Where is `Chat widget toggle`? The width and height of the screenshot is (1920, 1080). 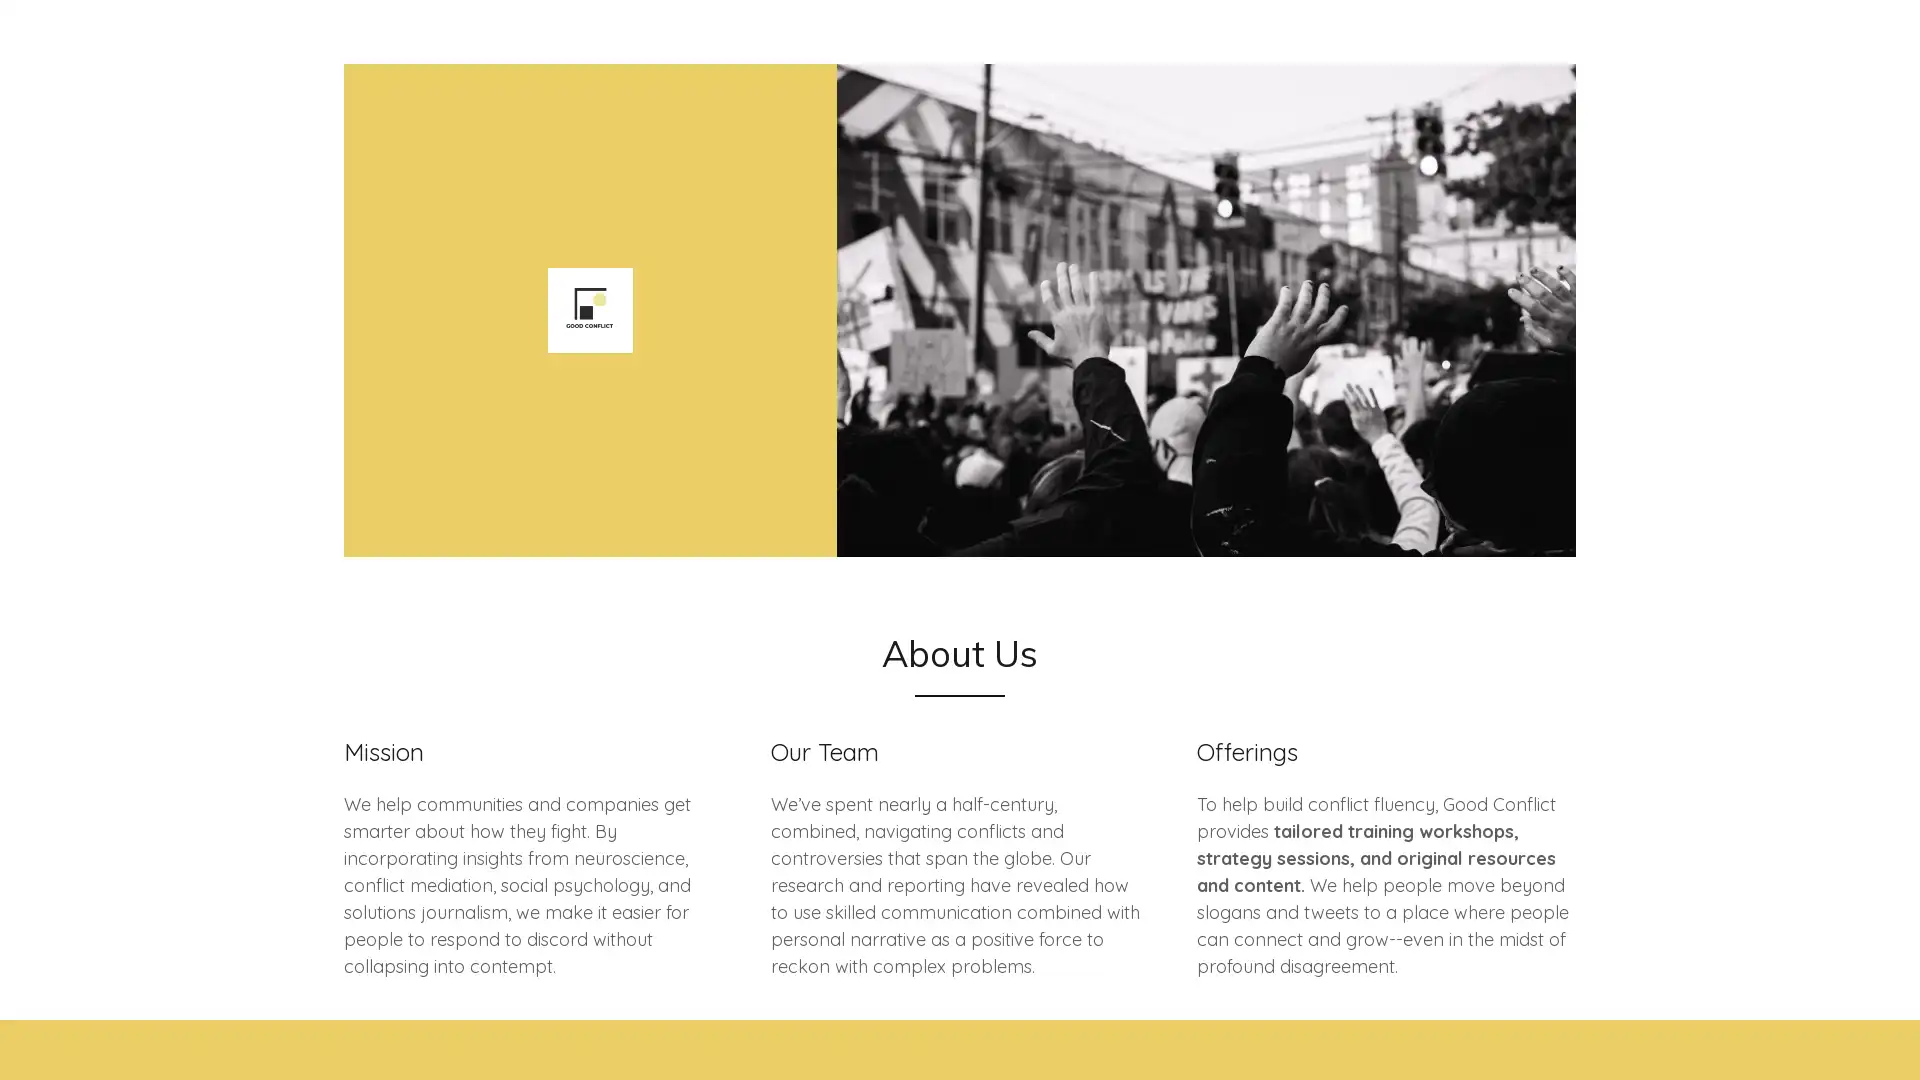
Chat widget toggle is located at coordinates (1867, 1029).